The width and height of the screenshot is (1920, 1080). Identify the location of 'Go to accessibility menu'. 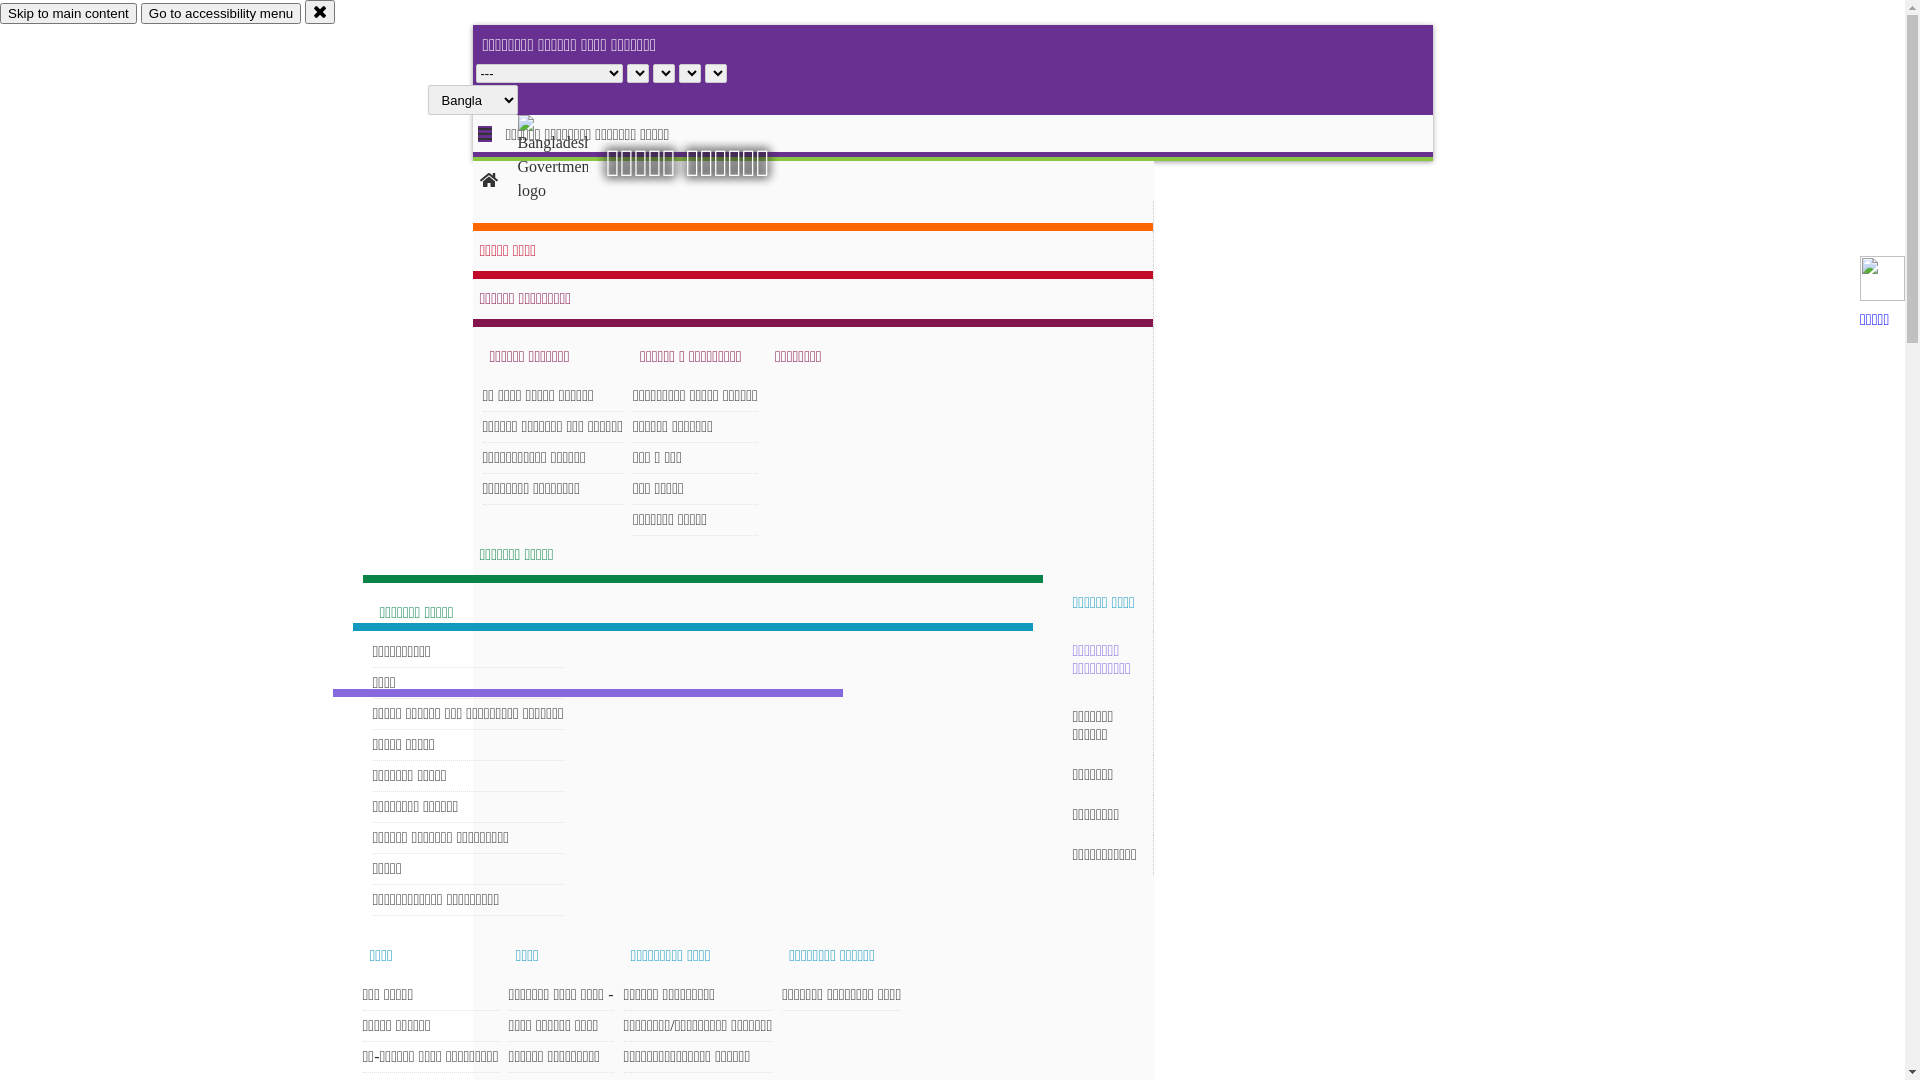
(220, 13).